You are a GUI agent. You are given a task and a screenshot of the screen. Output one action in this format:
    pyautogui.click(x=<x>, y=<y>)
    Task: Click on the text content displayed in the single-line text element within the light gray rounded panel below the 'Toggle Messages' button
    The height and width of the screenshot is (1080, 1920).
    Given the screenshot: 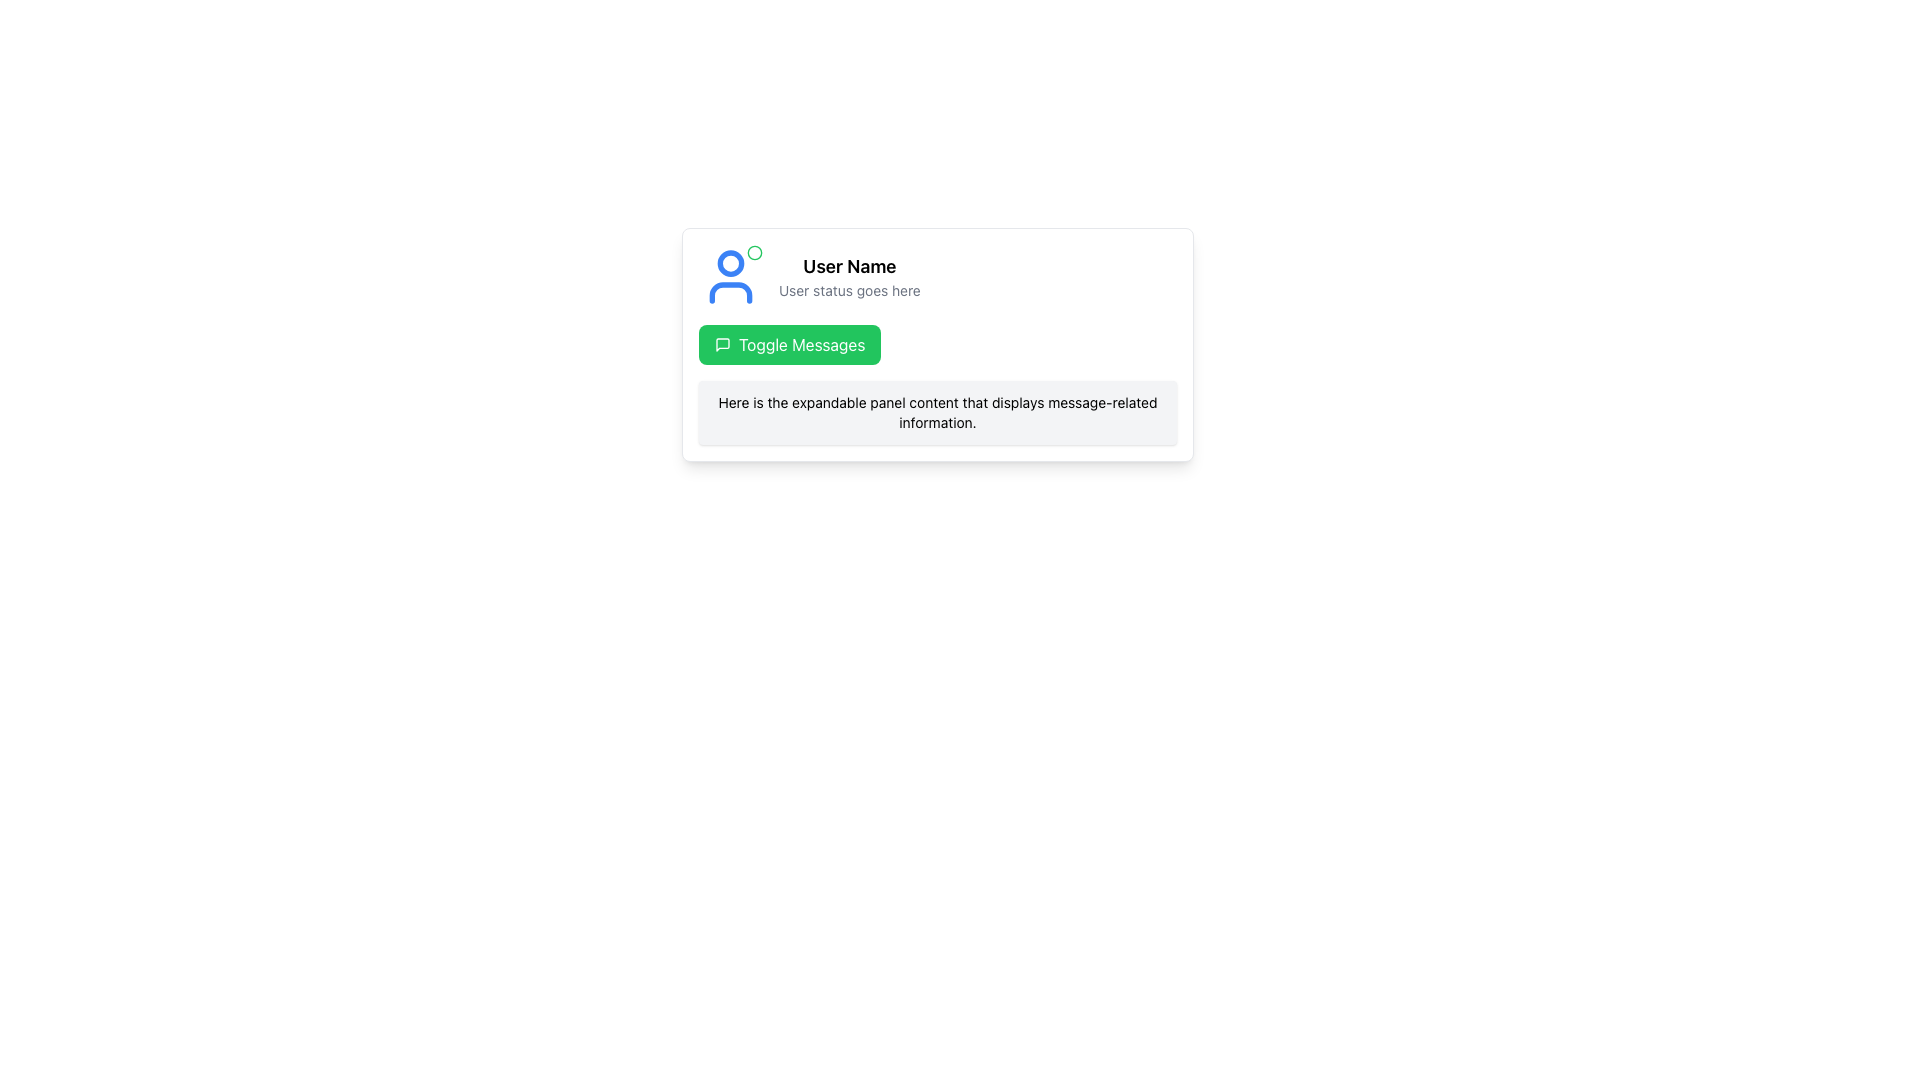 What is the action you would take?
    pyautogui.click(x=936, y=411)
    